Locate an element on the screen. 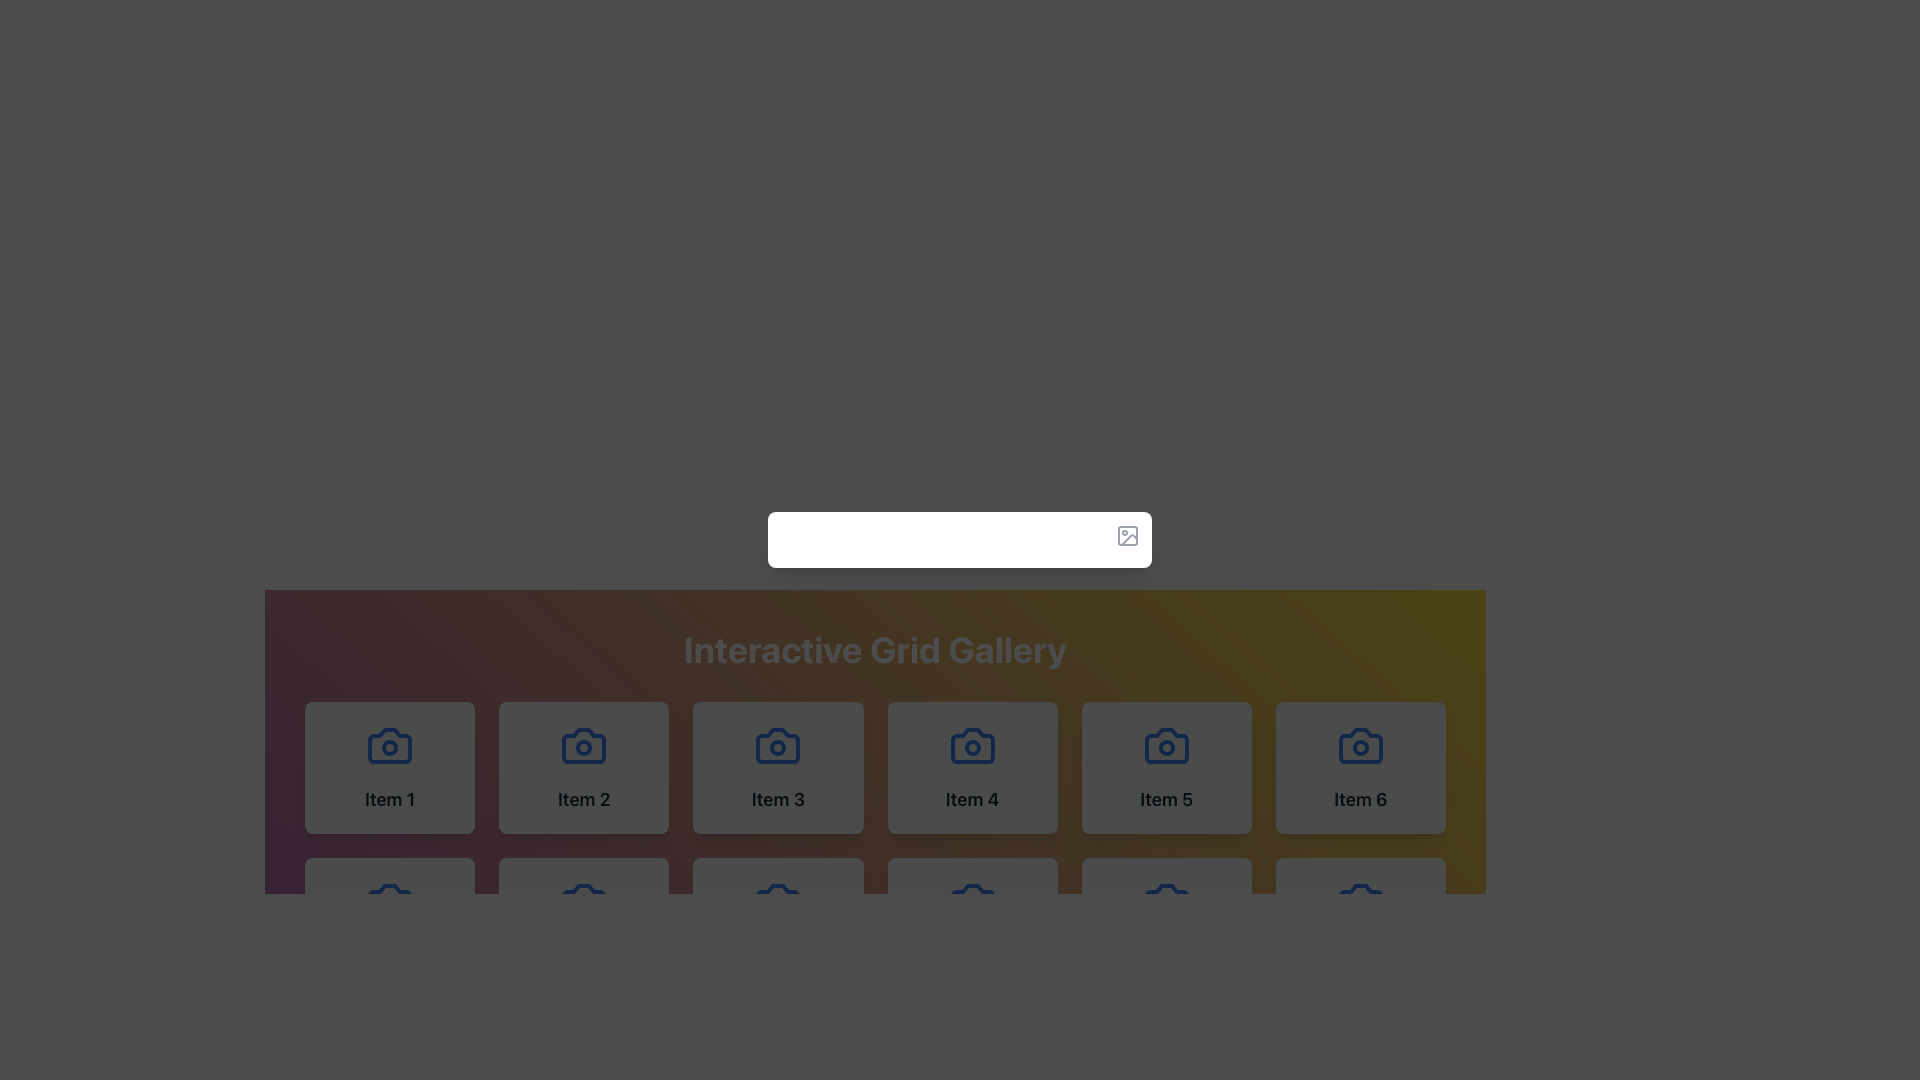  the Interactive Card located centrally in the modal to interact with it is located at coordinates (960, 540).